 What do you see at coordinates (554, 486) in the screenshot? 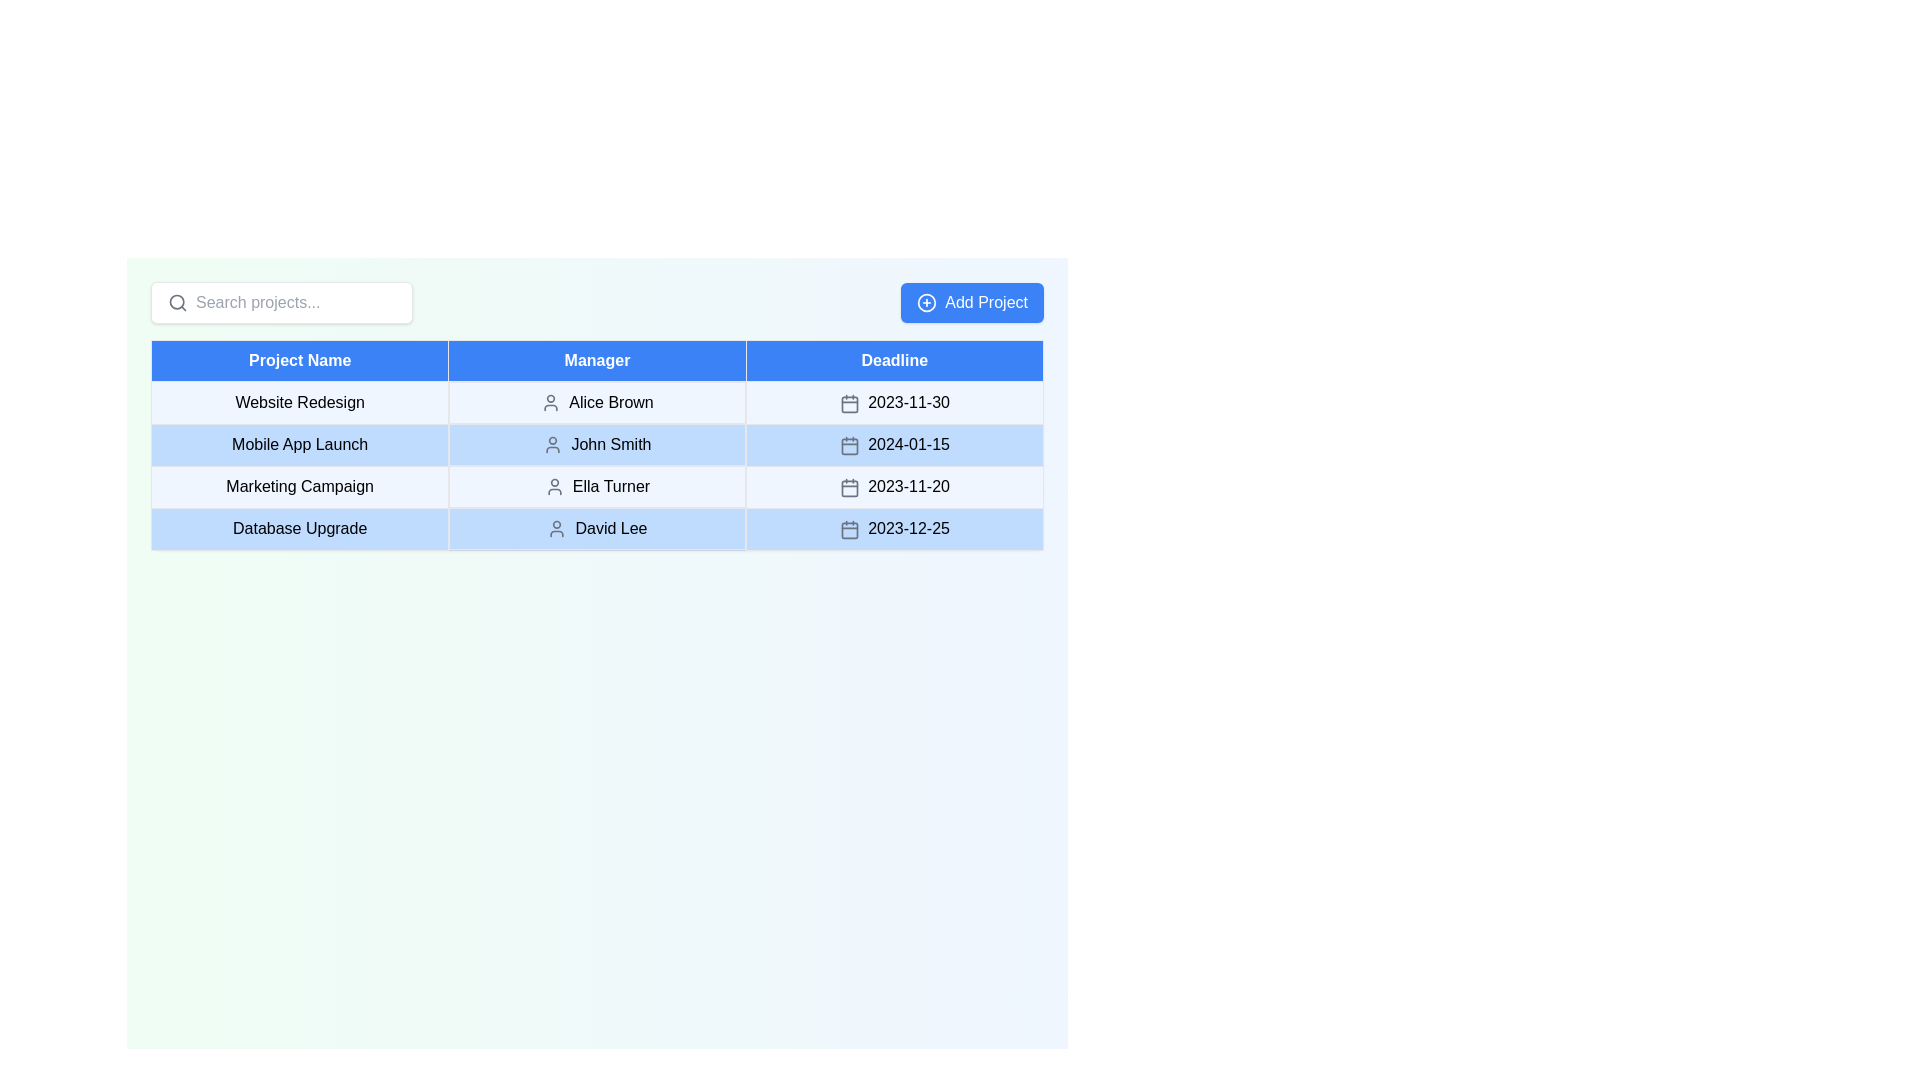
I see `the user profile silhouette icon adjacent to the text label 'Ella Turner' in the 'Manager' column of the 'Marketing Campaign' project table` at bounding box center [554, 486].